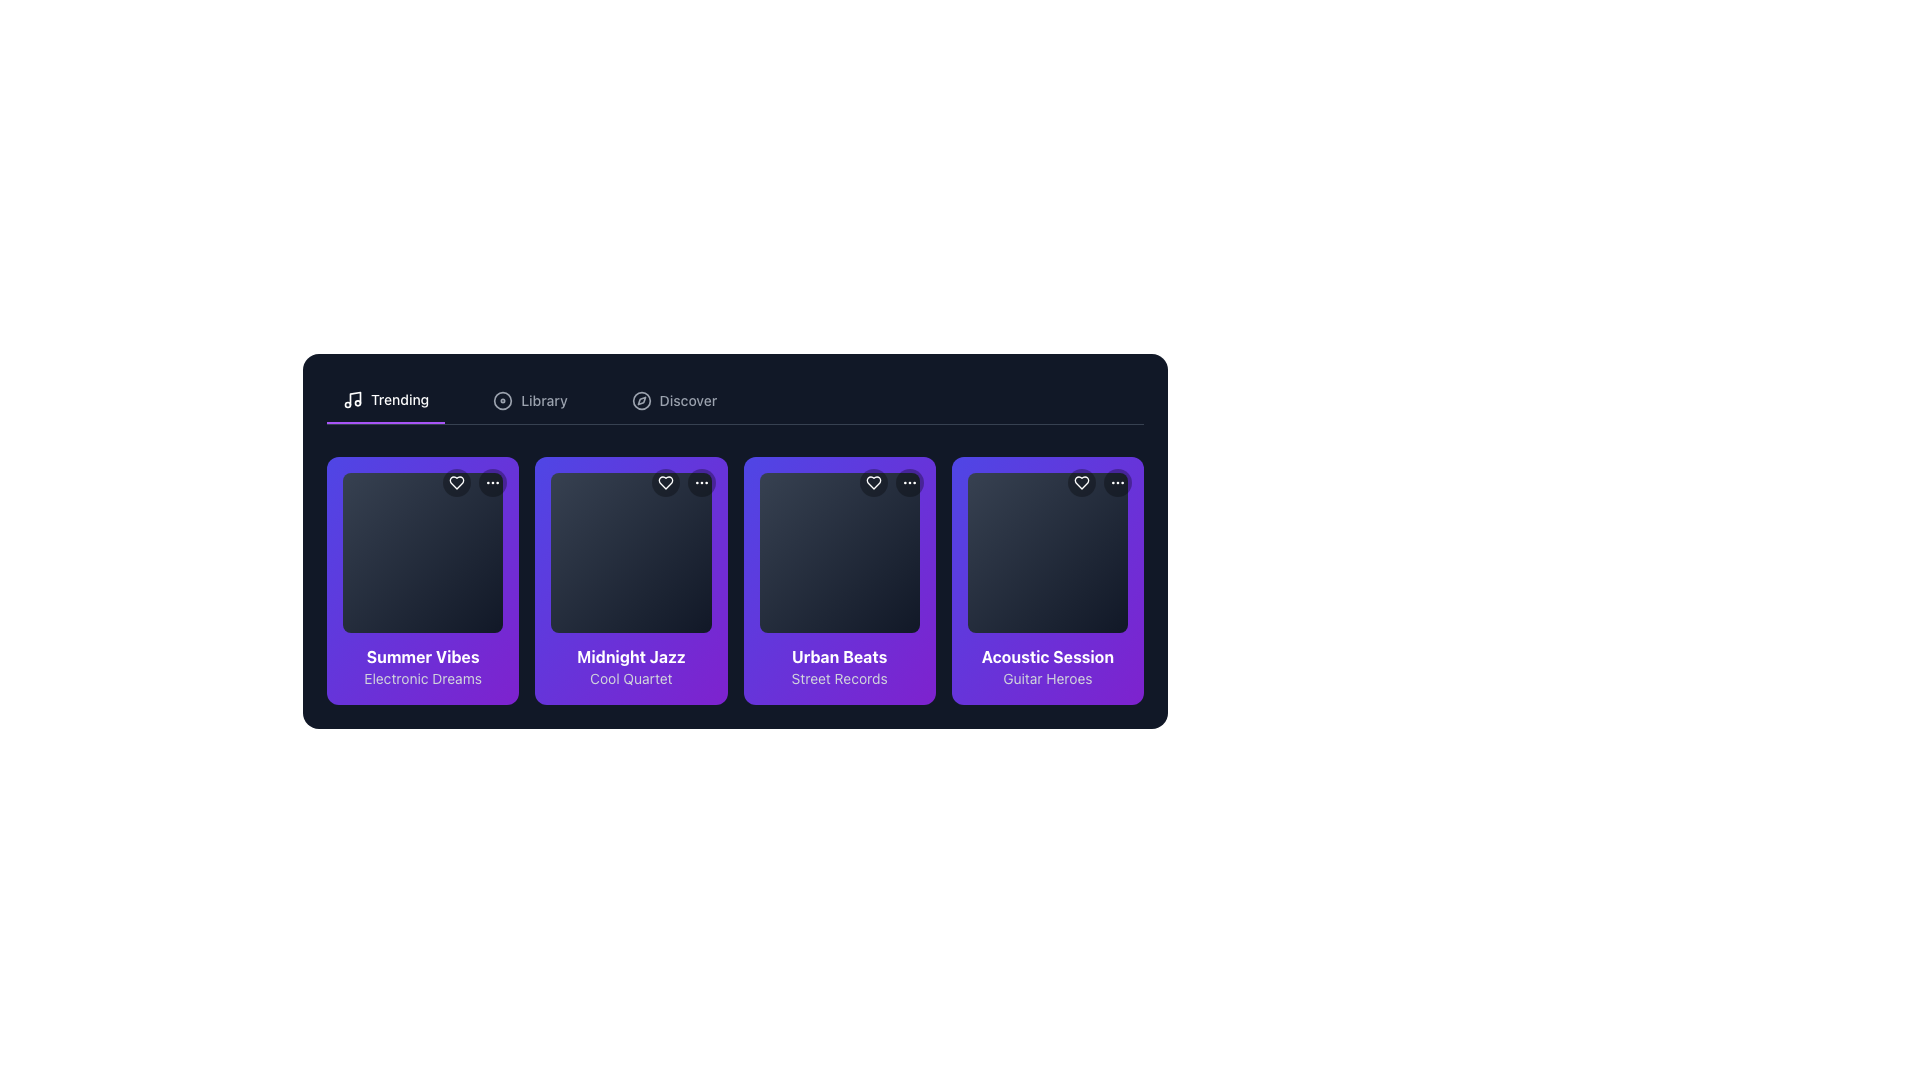 The height and width of the screenshot is (1080, 1920). I want to click on the 'like' or 'favorite' icon in the top-right corner of the 'Midnight Jazz' card, so click(665, 482).